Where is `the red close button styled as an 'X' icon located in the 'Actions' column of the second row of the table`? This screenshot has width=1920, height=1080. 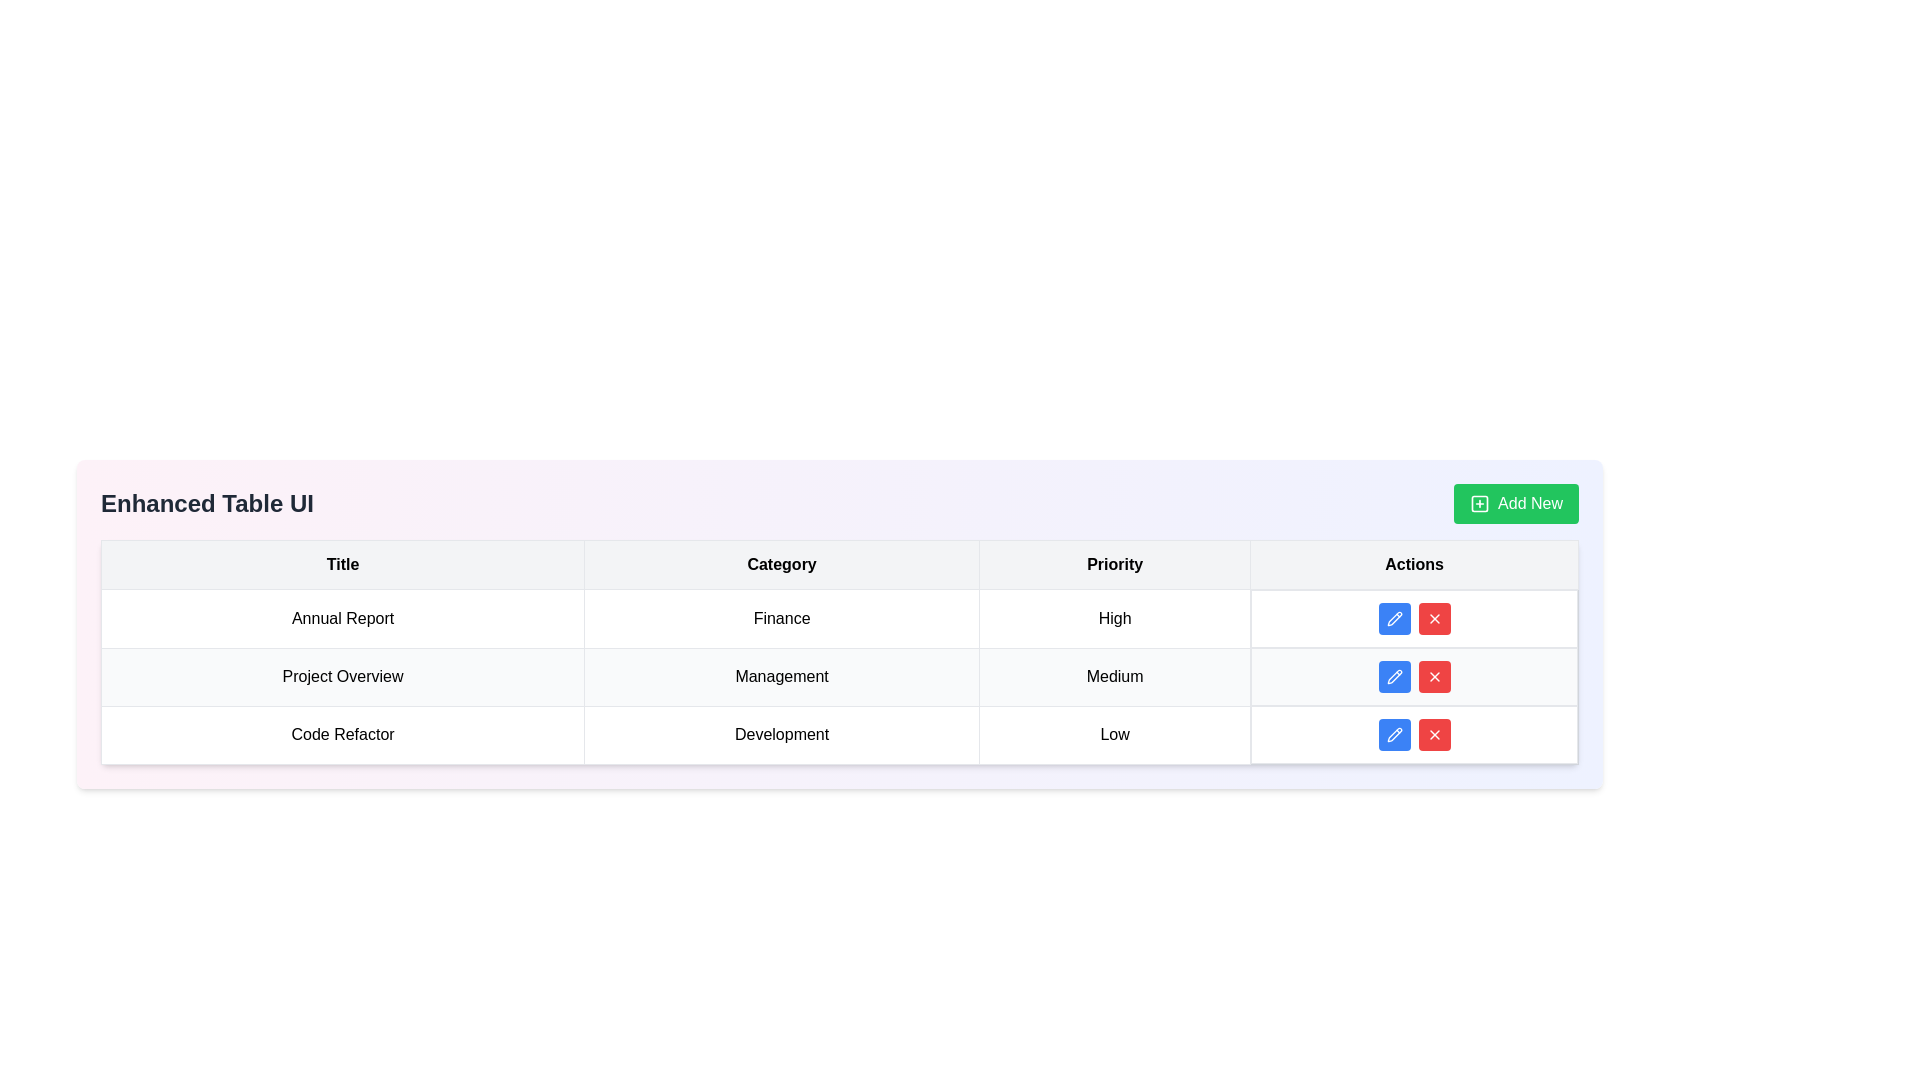
the red close button styled as an 'X' icon located in the 'Actions' column of the second row of the table is located at coordinates (1433, 617).